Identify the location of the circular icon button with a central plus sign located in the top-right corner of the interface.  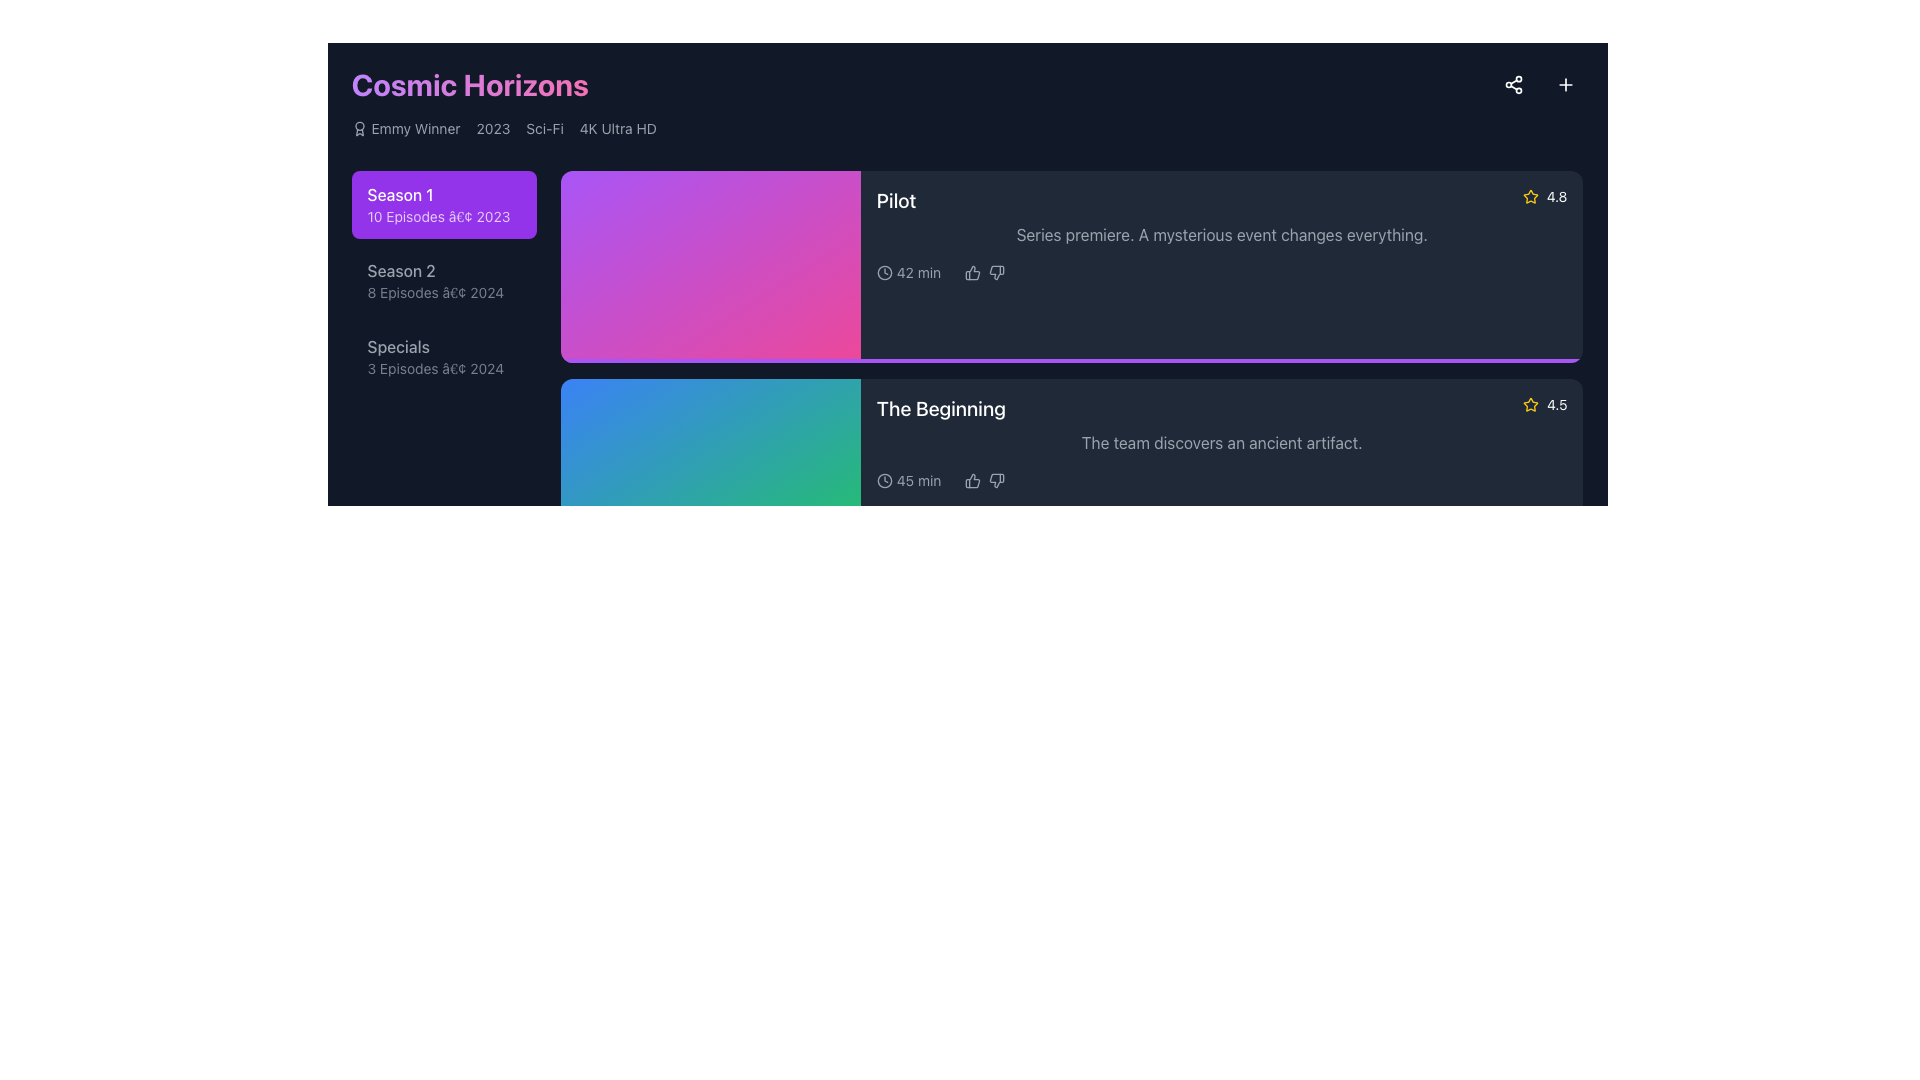
(1564, 83).